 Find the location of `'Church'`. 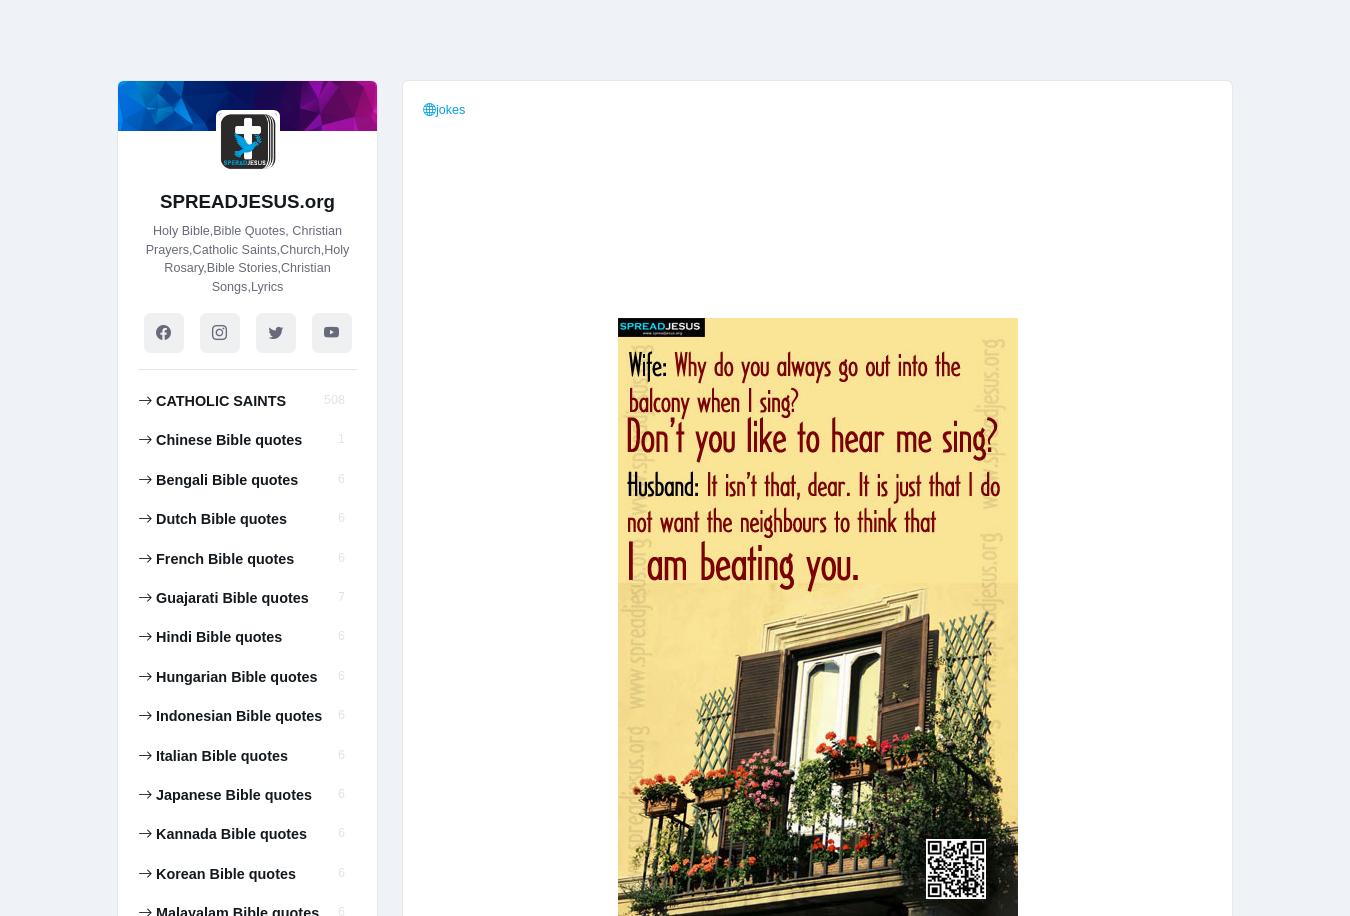

'Church' is located at coordinates (877, 27).